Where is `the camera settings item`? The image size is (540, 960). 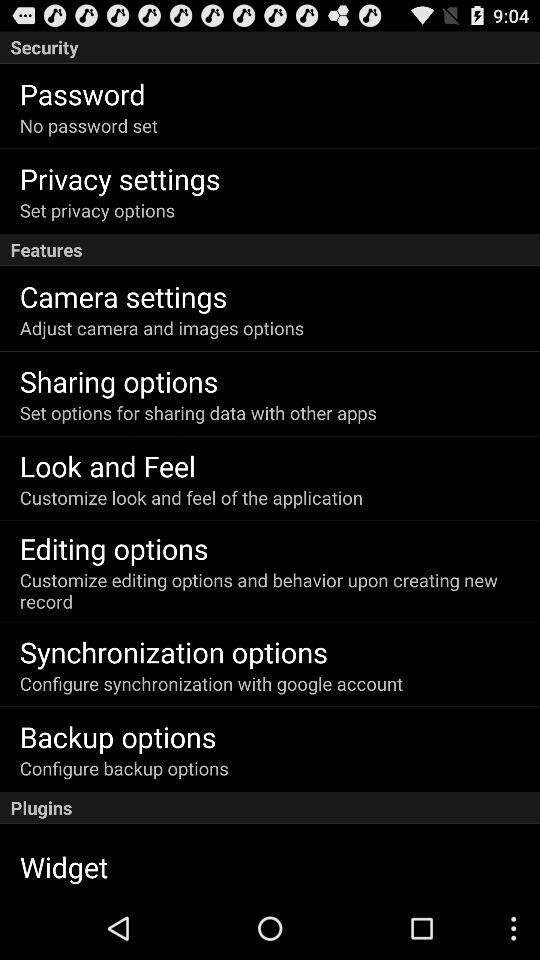
the camera settings item is located at coordinates (123, 295).